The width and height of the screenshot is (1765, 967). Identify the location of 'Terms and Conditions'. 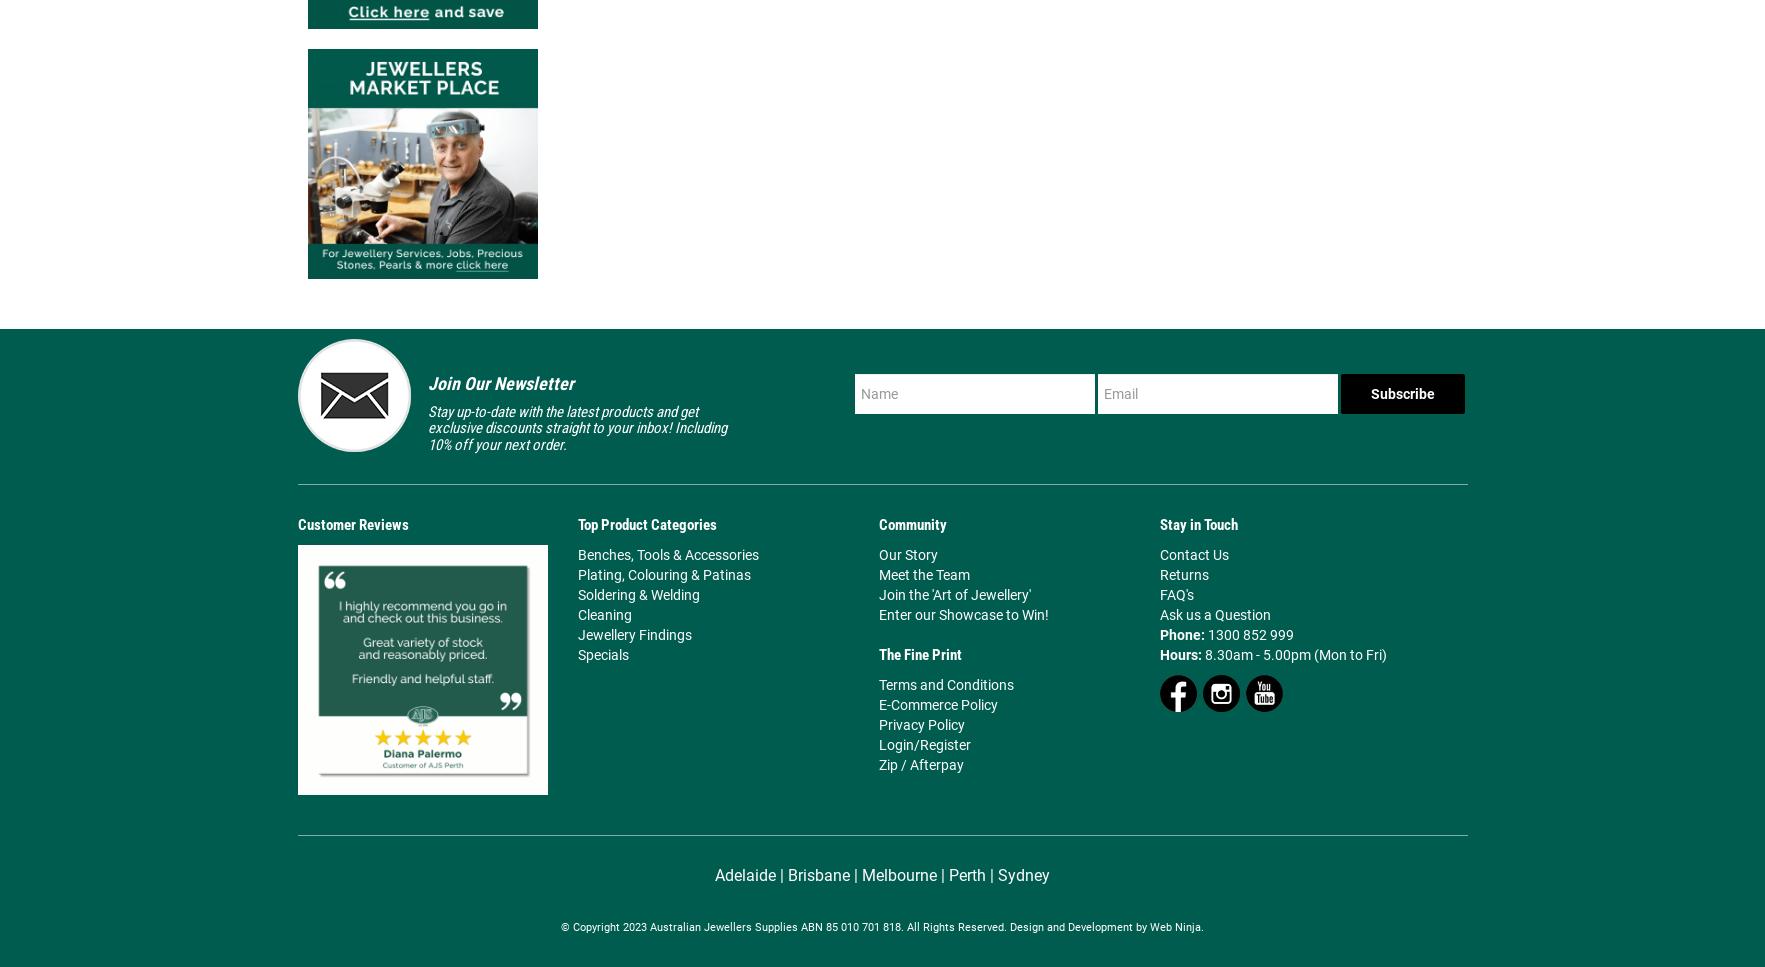
(946, 685).